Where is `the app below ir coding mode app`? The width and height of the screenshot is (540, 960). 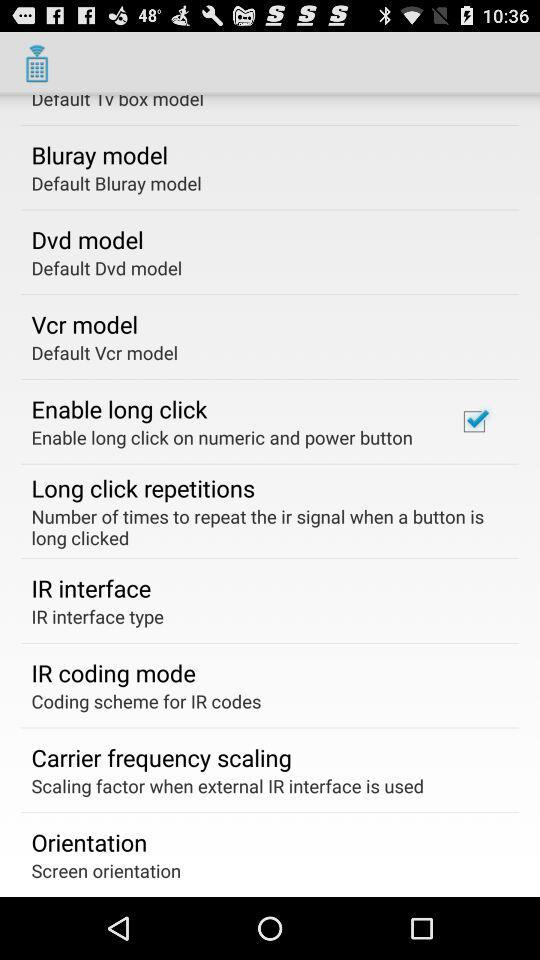 the app below ir coding mode app is located at coordinates (145, 701).